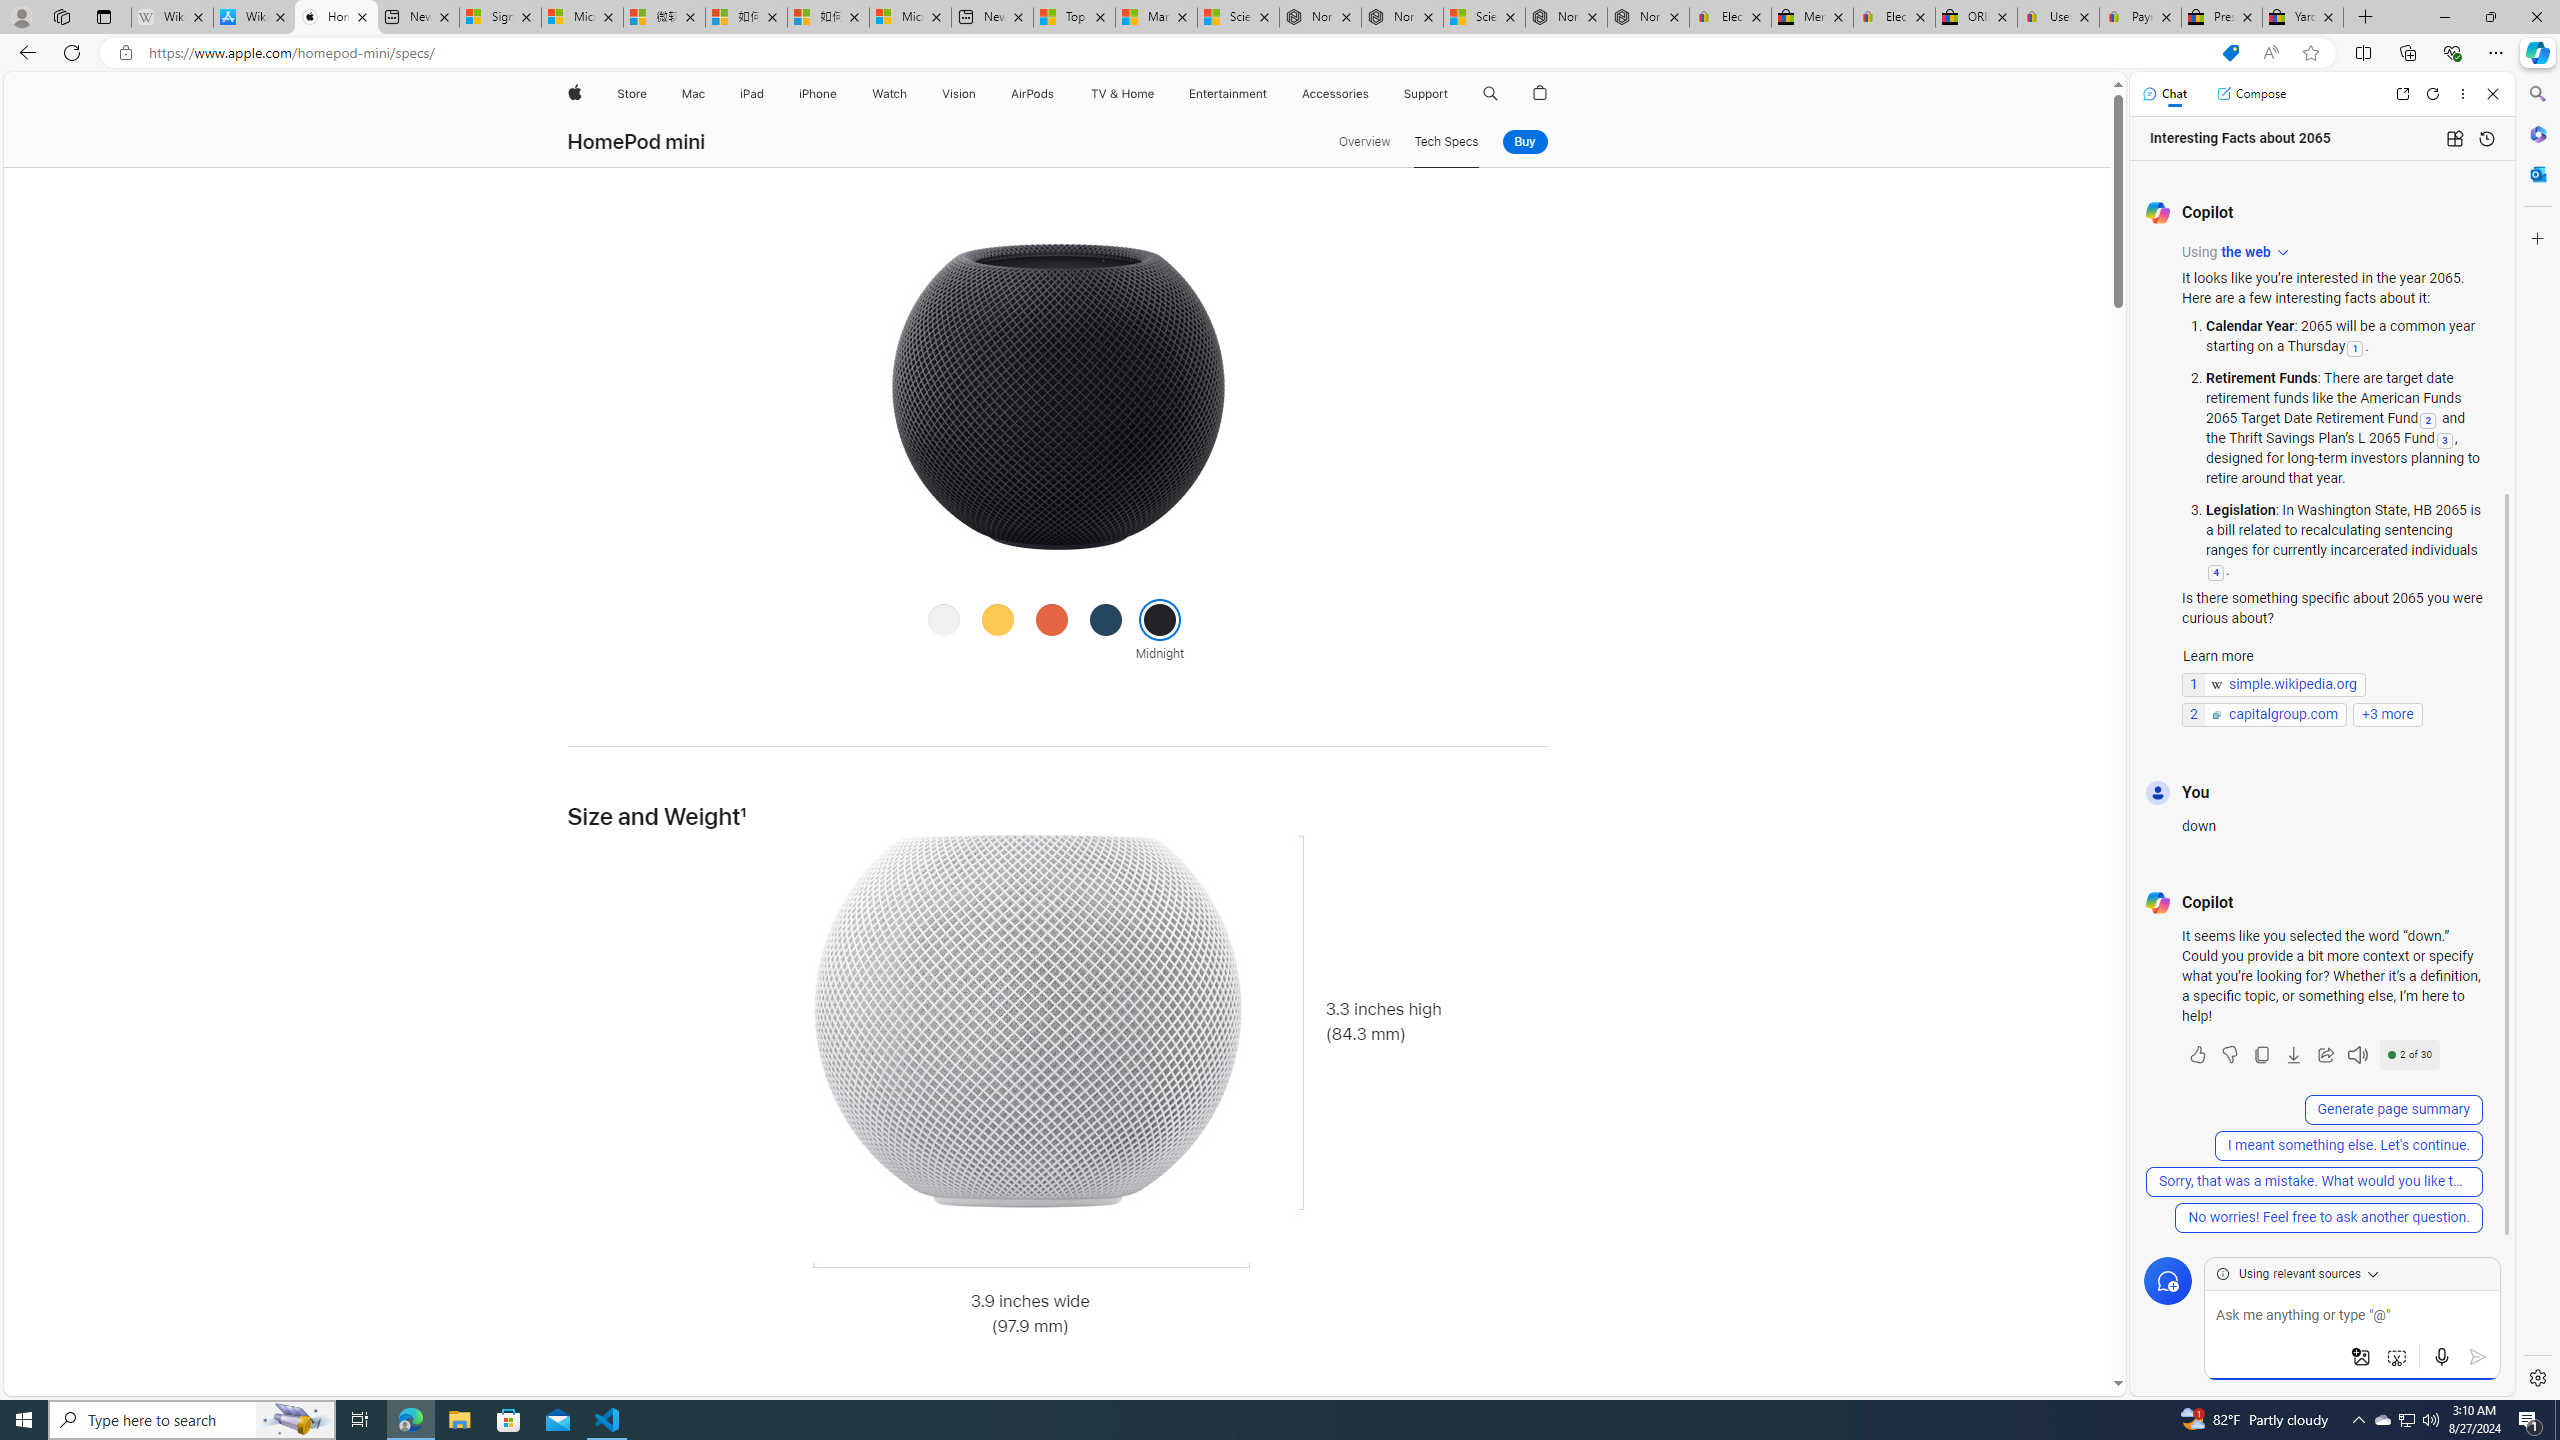 This screenshot has height=1440, width=2560. I want to click on 'Support menu', so click(1451, 93).